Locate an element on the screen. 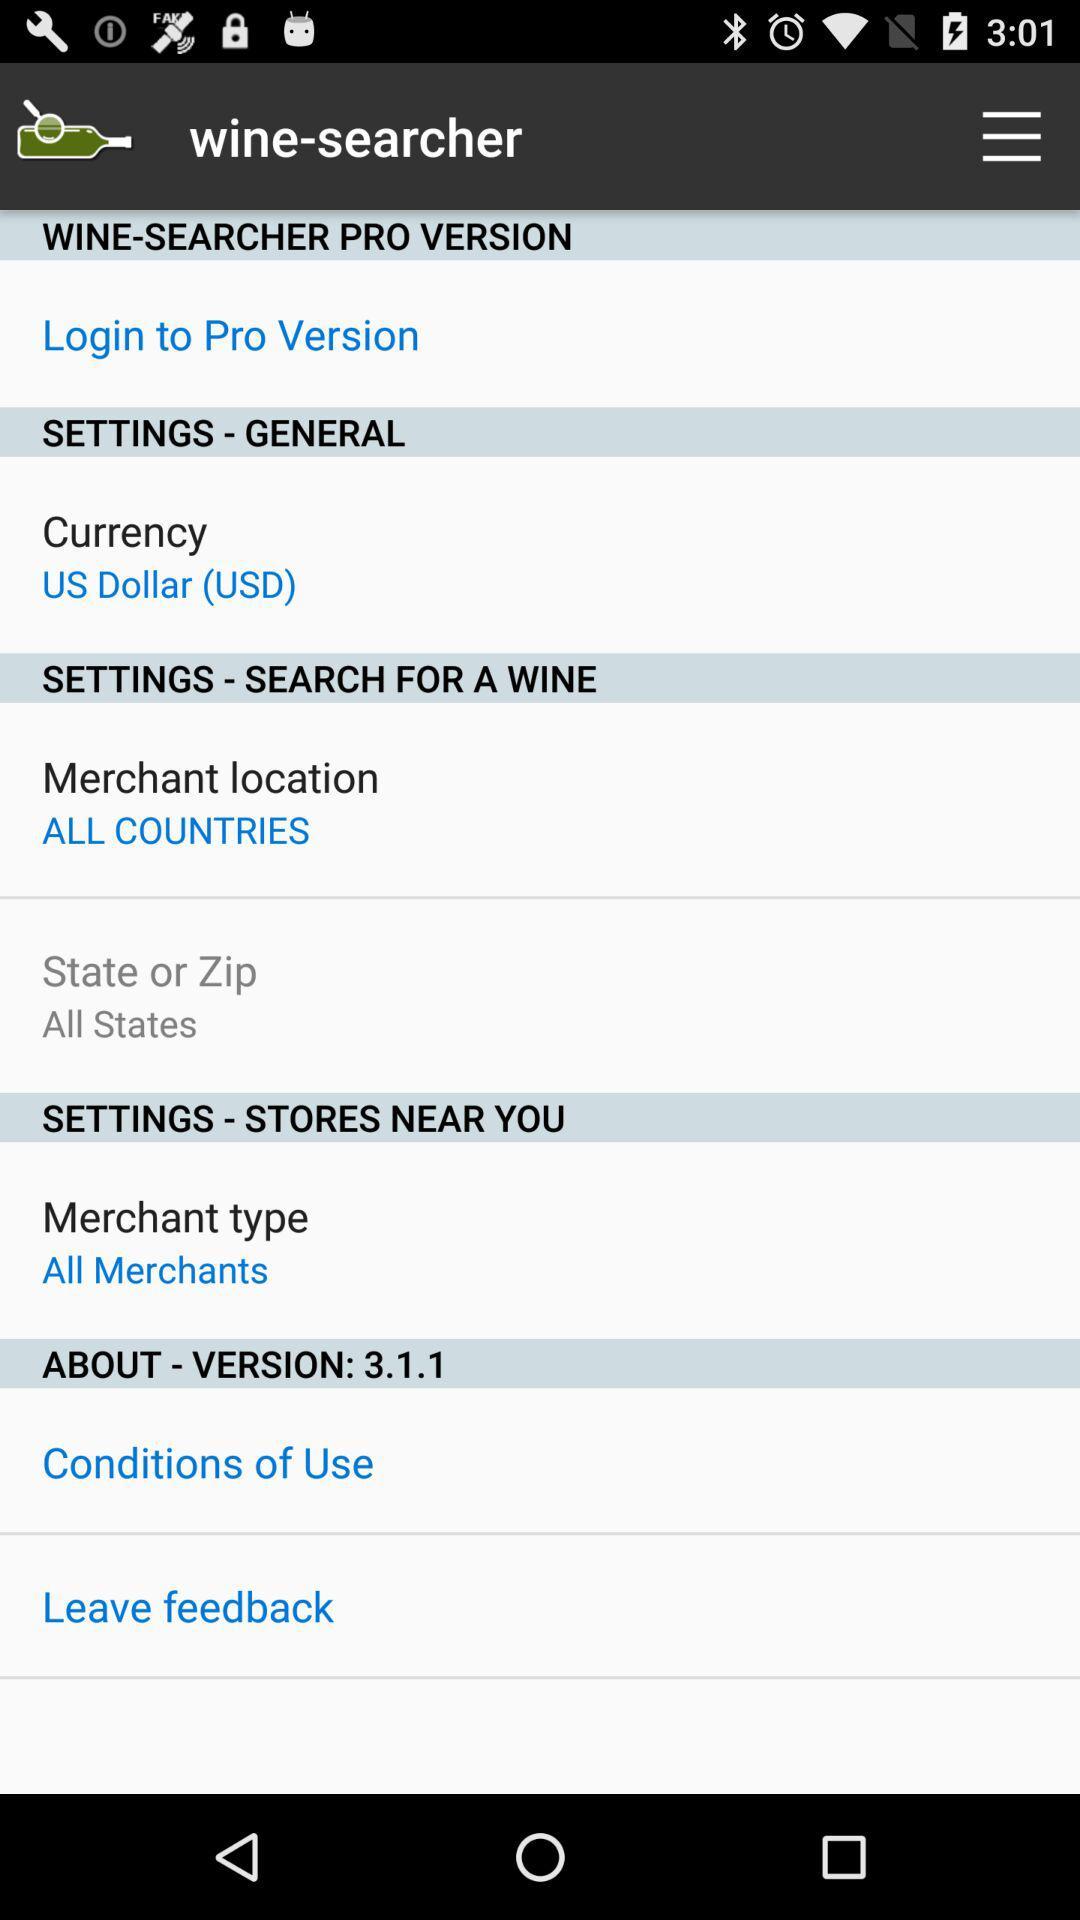 Image resolution: width=1080 pixels, height=1920 pixels. the icon above settings stores near item is located at coordinates (119, 1022).